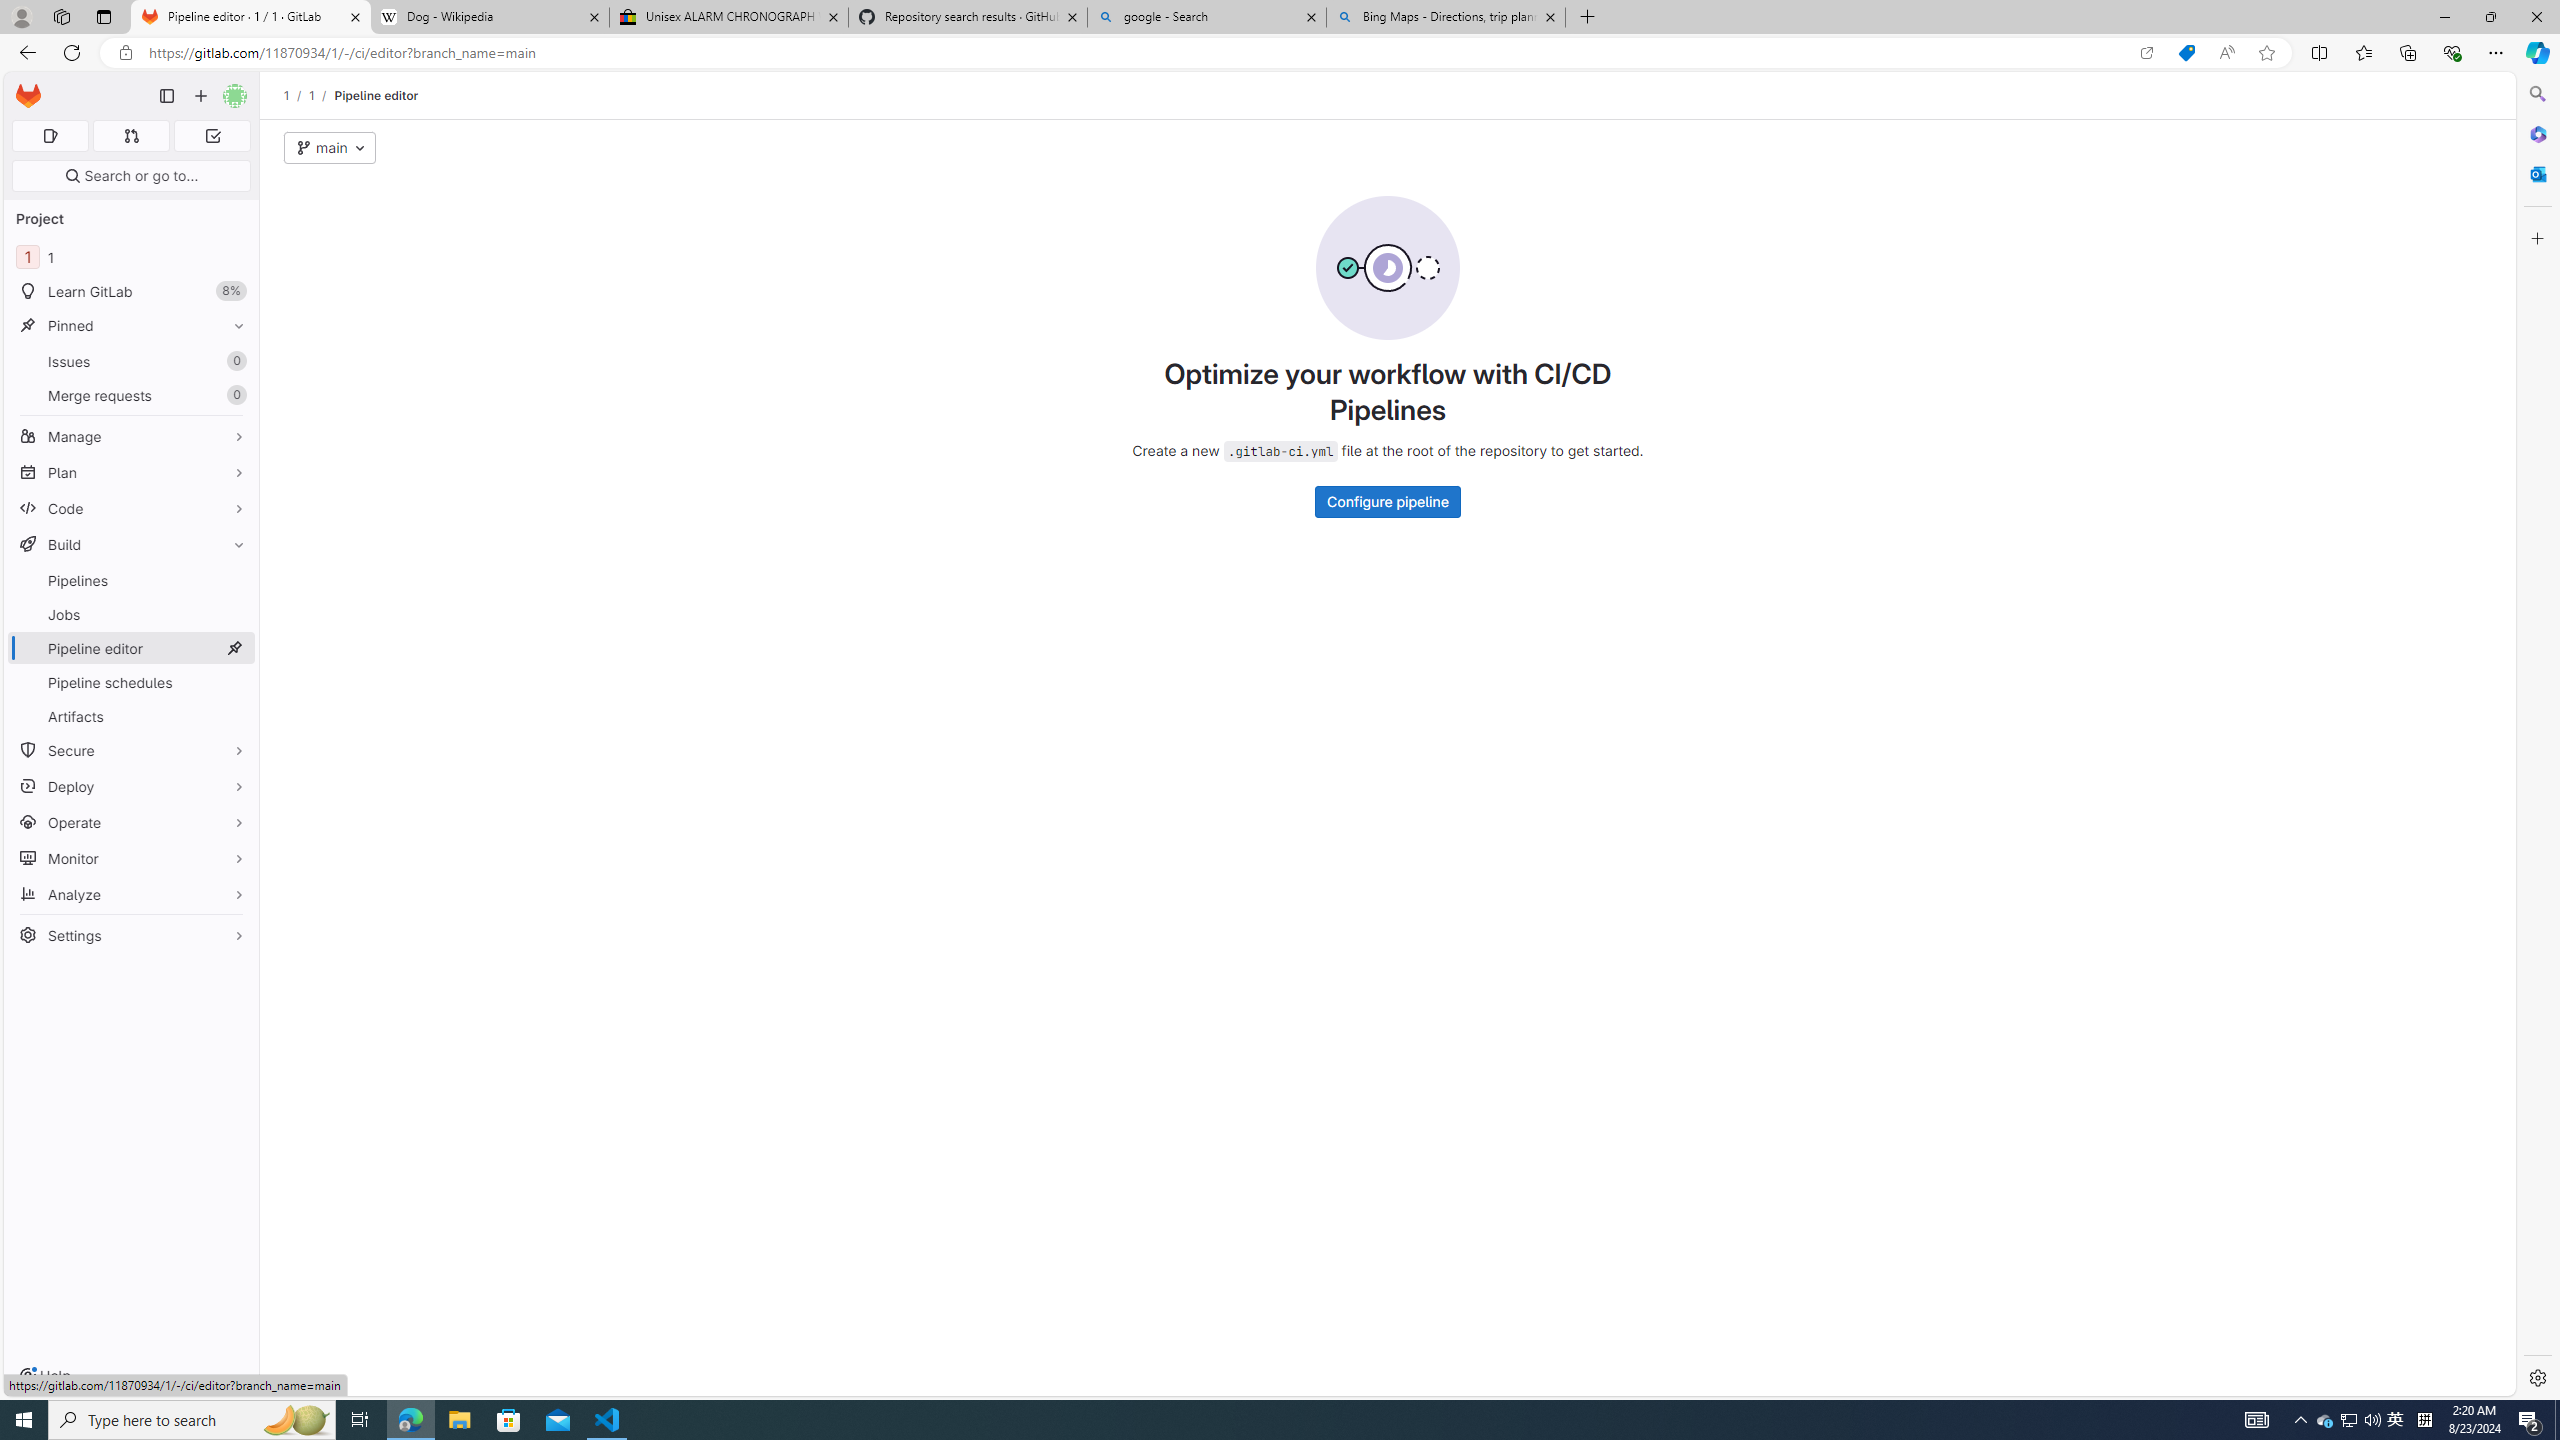 This screenshot has width=2560, height=1440. Describe the element at coordinates (233, 681) in the screenshot. I see `'Pin Pipeline schedules'` at that location.